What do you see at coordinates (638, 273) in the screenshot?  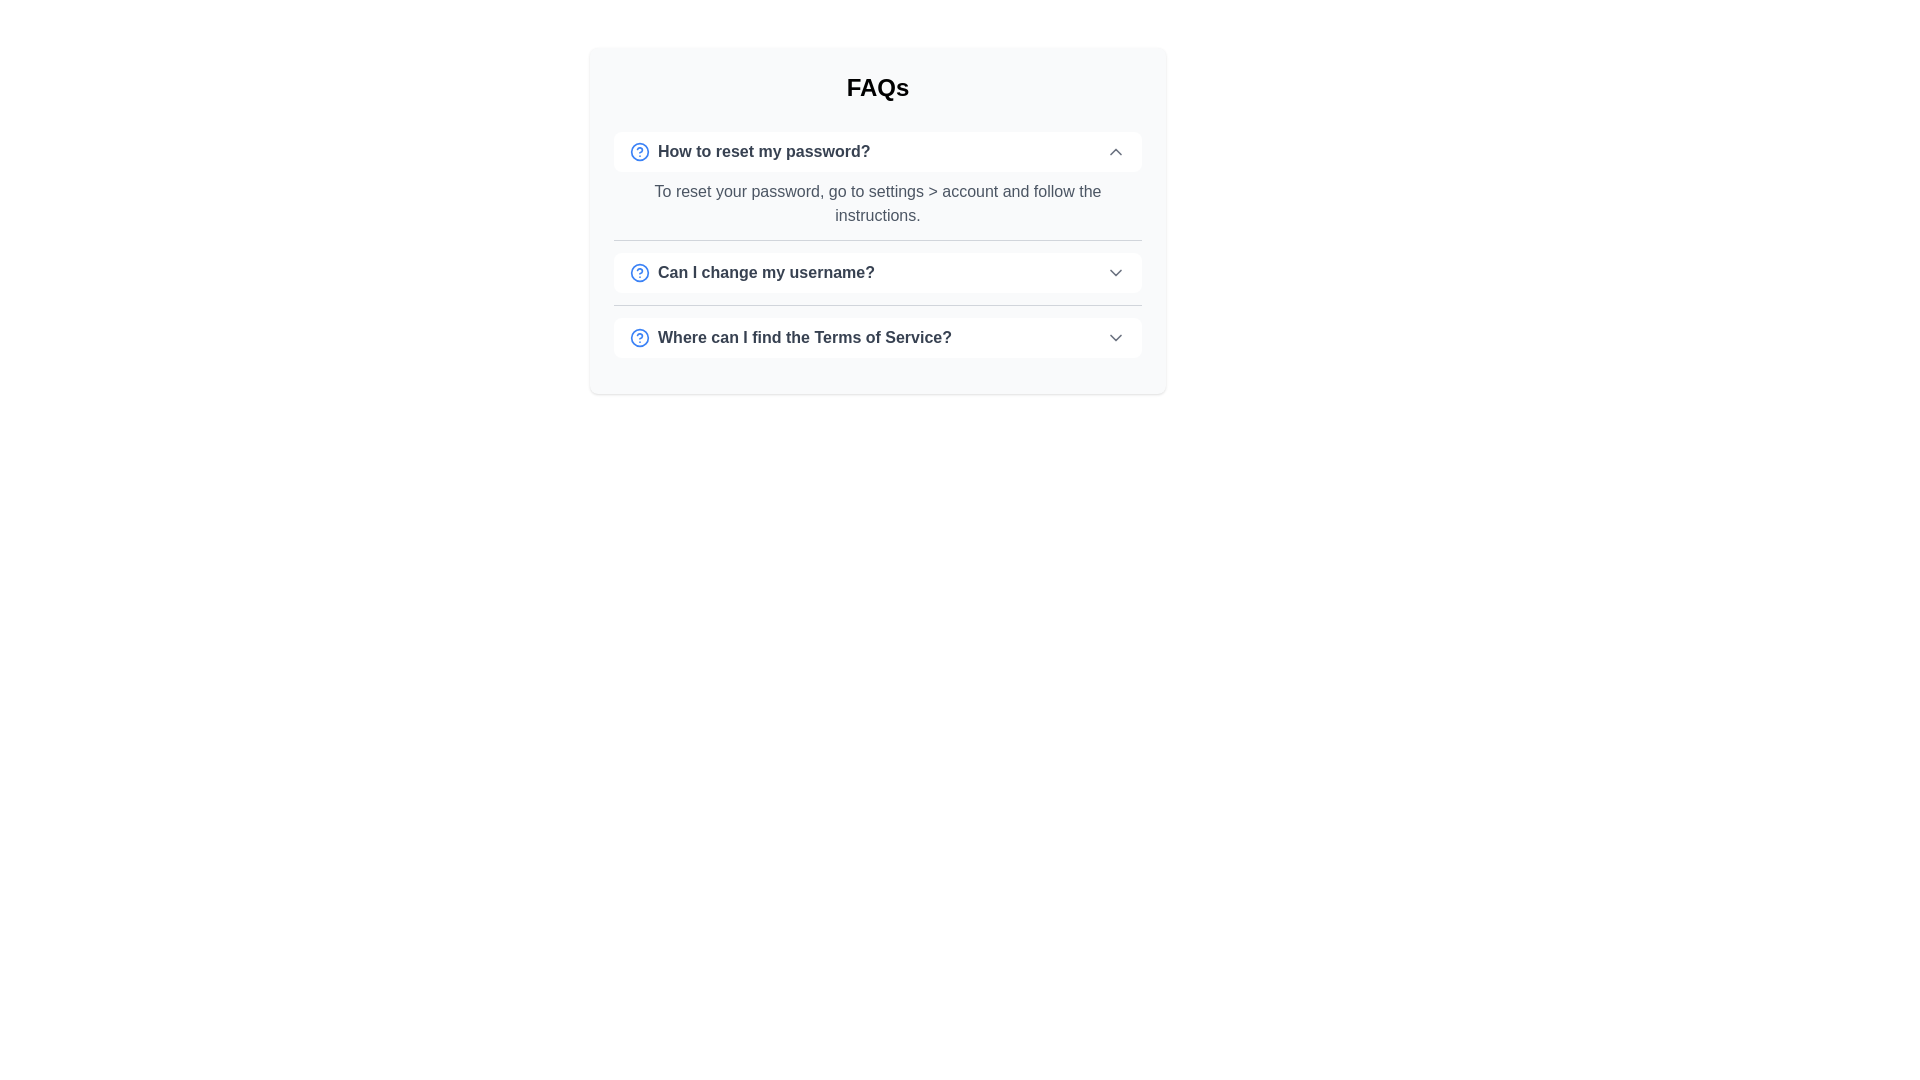 I see `the appearance of the decorative icon positioned adjacent to the second FAQ entry in the FAQ section` at bounding box center [638, 273].